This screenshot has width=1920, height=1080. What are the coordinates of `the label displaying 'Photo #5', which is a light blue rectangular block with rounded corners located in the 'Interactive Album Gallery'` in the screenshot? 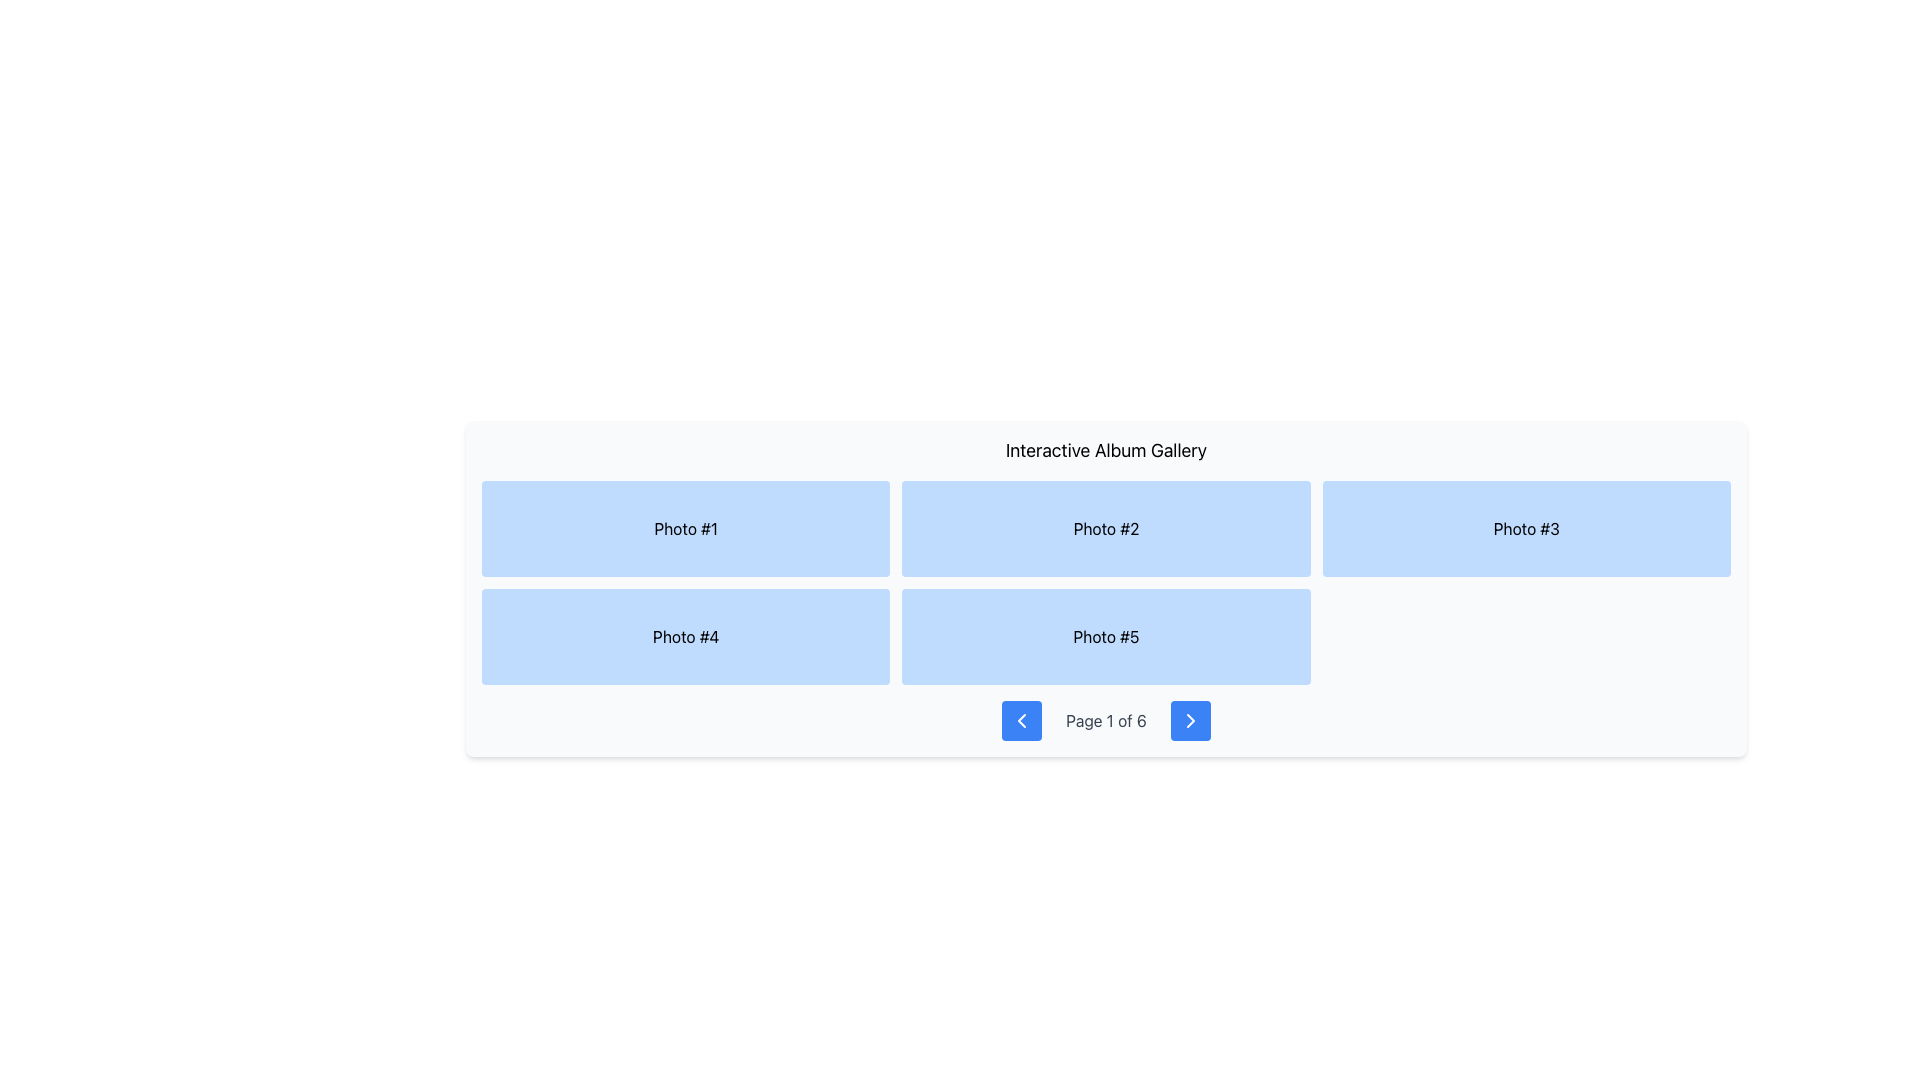 It's located at (1105, 636).